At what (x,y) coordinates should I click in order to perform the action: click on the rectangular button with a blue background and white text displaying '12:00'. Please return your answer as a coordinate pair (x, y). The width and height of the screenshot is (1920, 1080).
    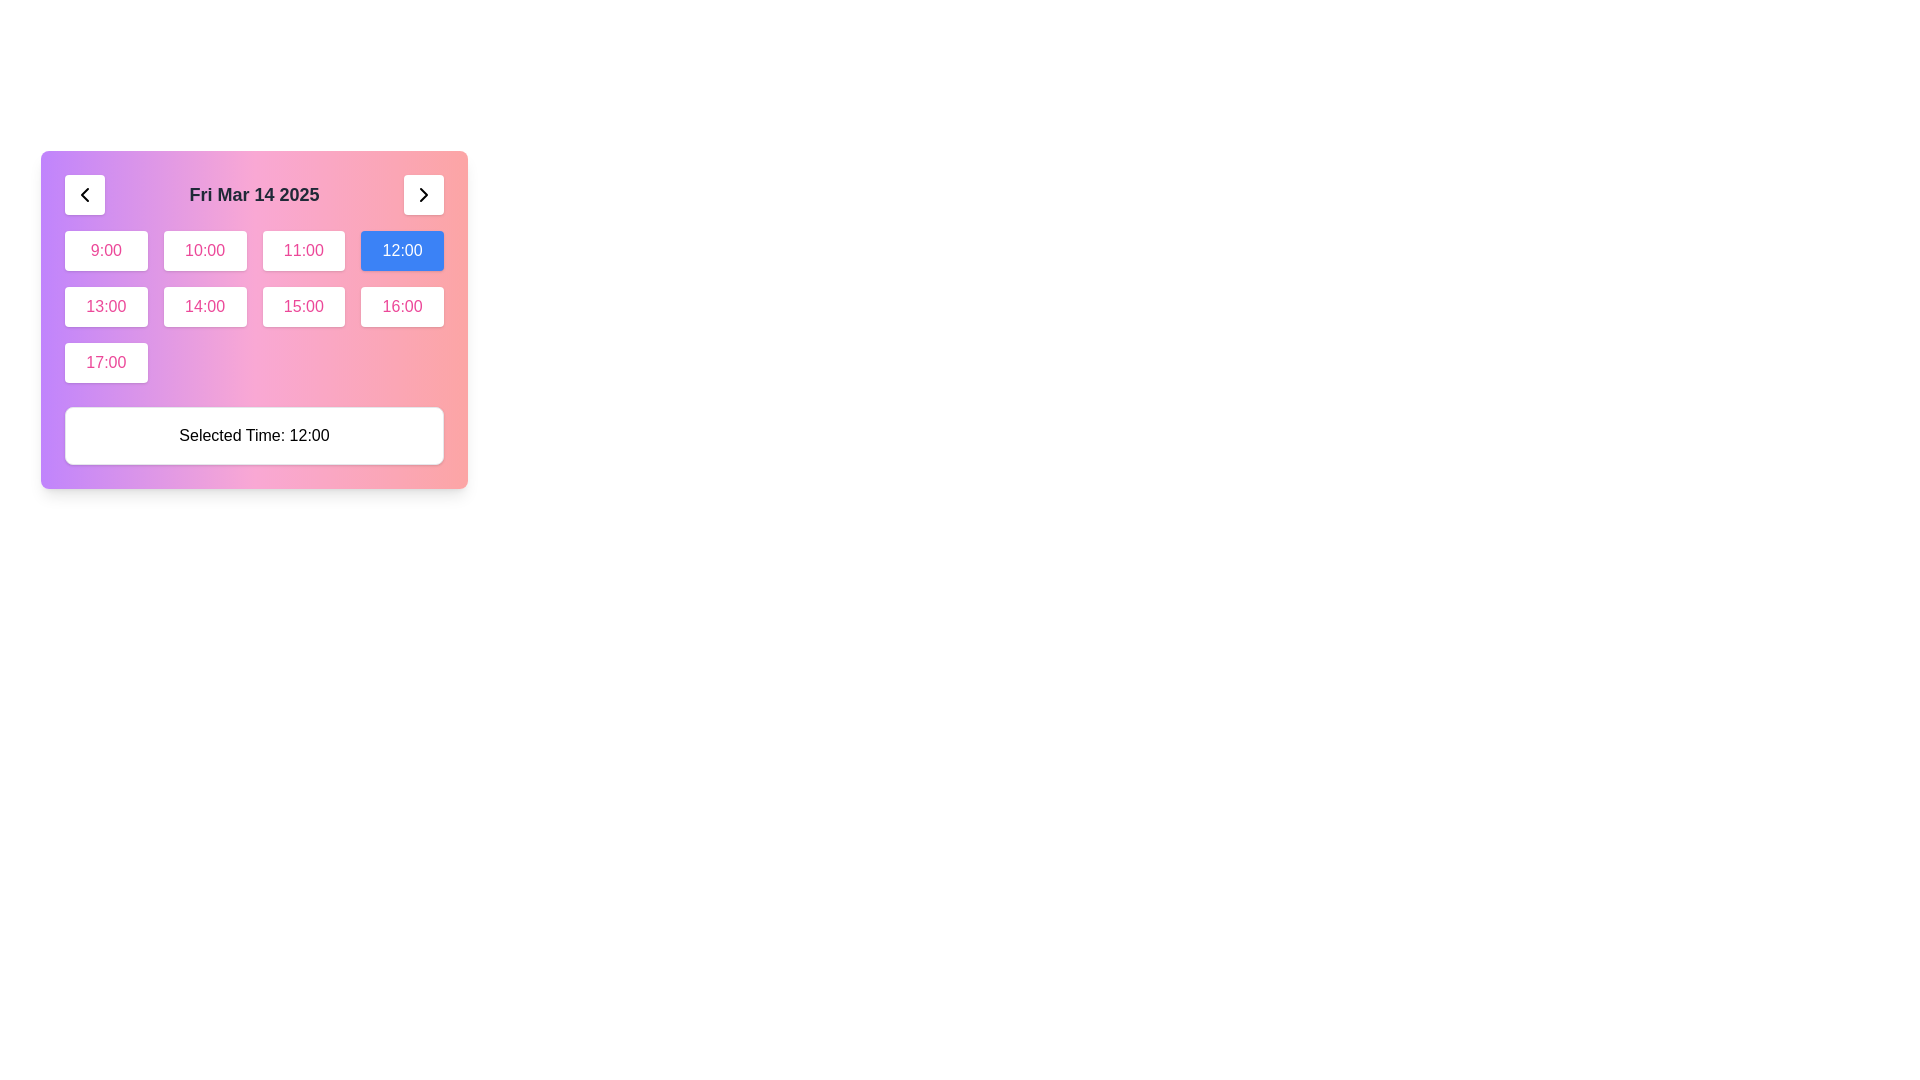
    Looking at the image, I should click on (401, 249).